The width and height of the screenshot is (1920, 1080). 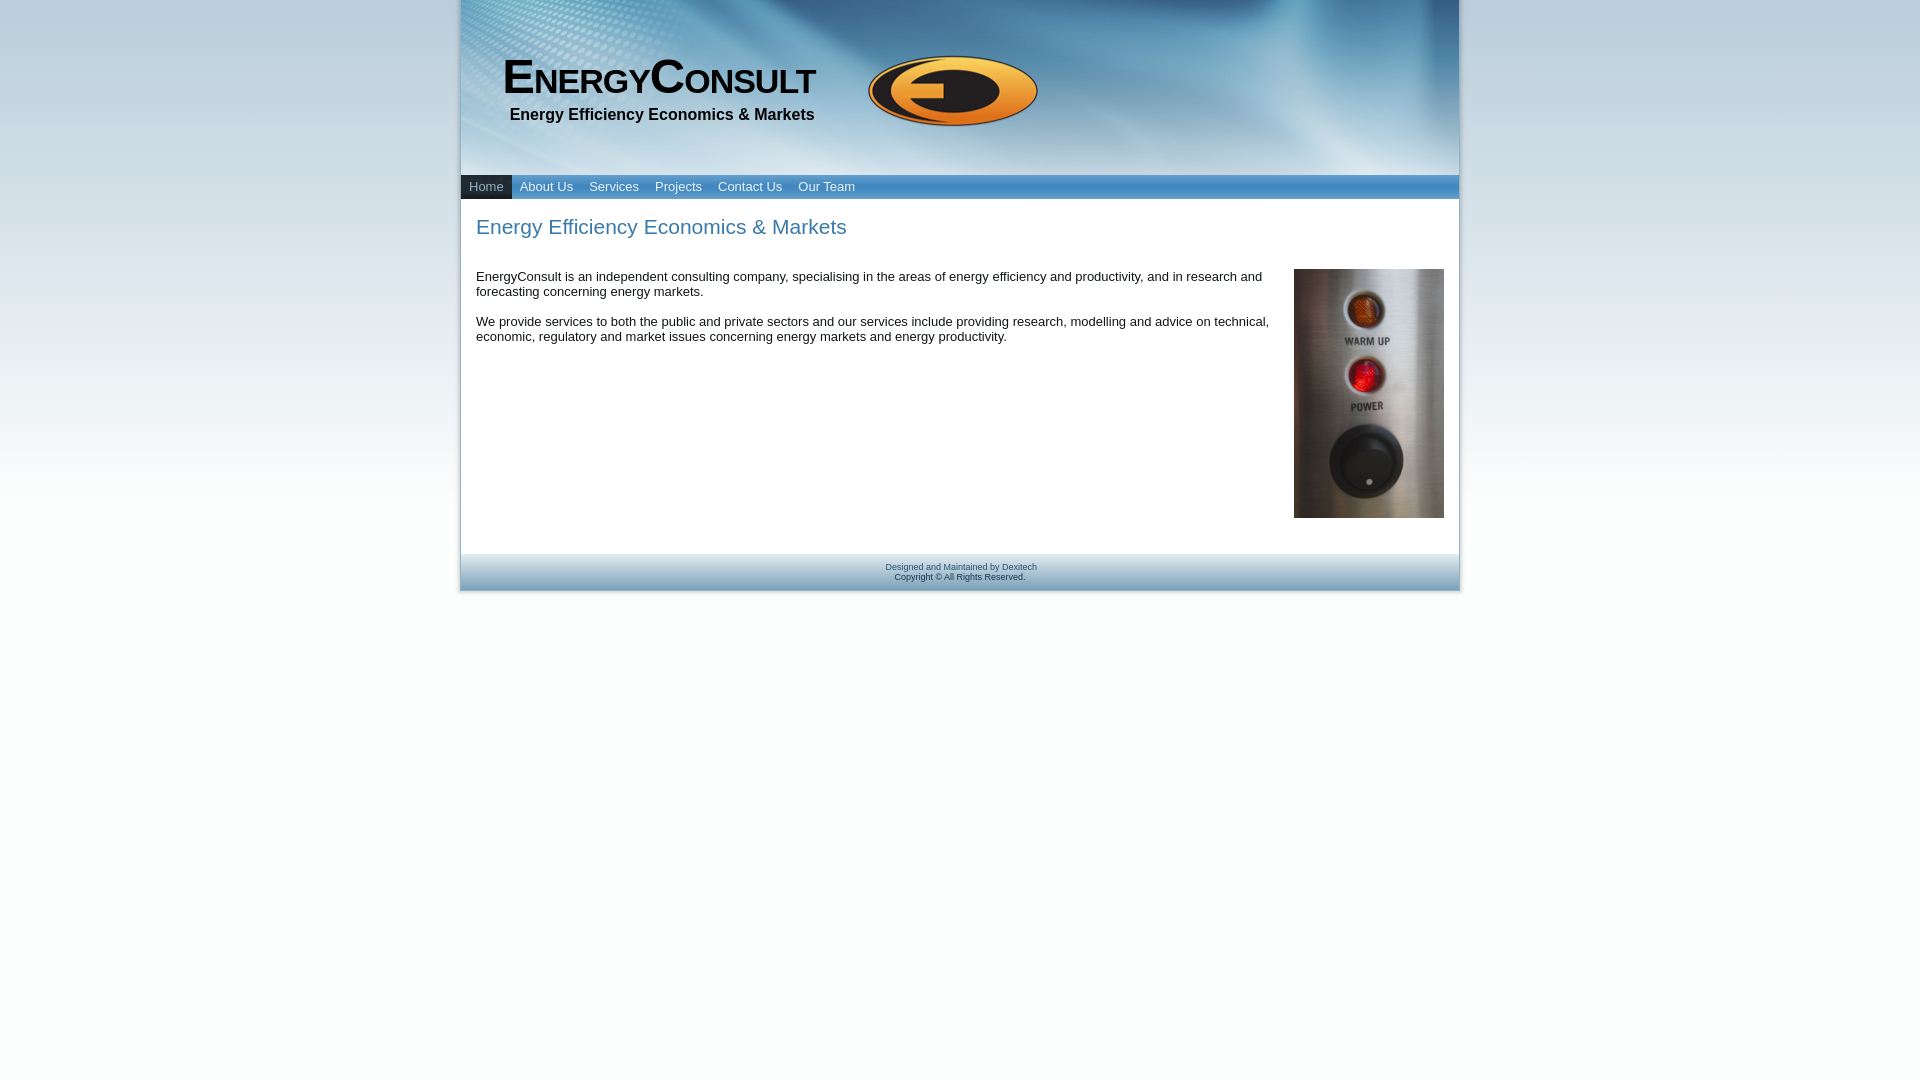 What do you see at coordinates (826, 186) in the screenshot?
I see `'Our Team'` at bounding box center [826, 186].